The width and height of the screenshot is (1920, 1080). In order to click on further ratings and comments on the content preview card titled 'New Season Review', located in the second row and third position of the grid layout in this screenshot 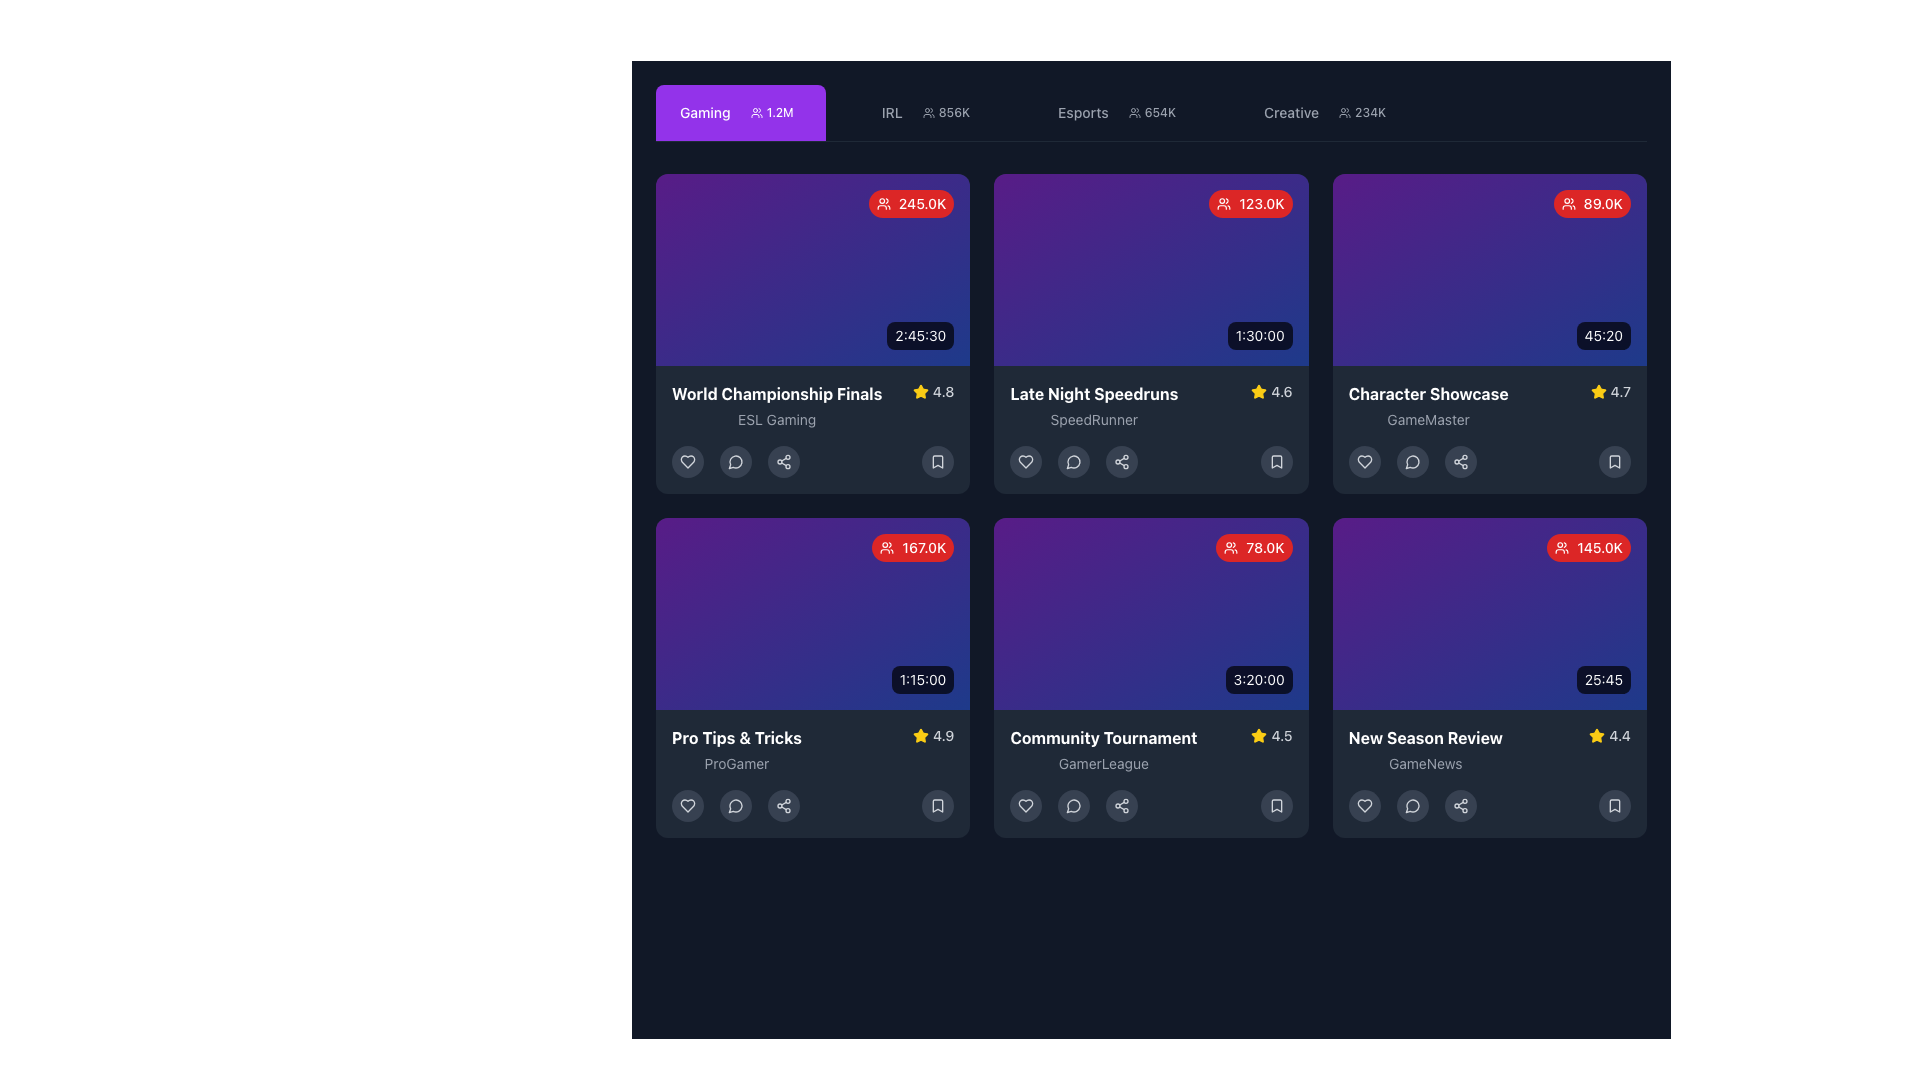, I will do `click(1489, 677)`.